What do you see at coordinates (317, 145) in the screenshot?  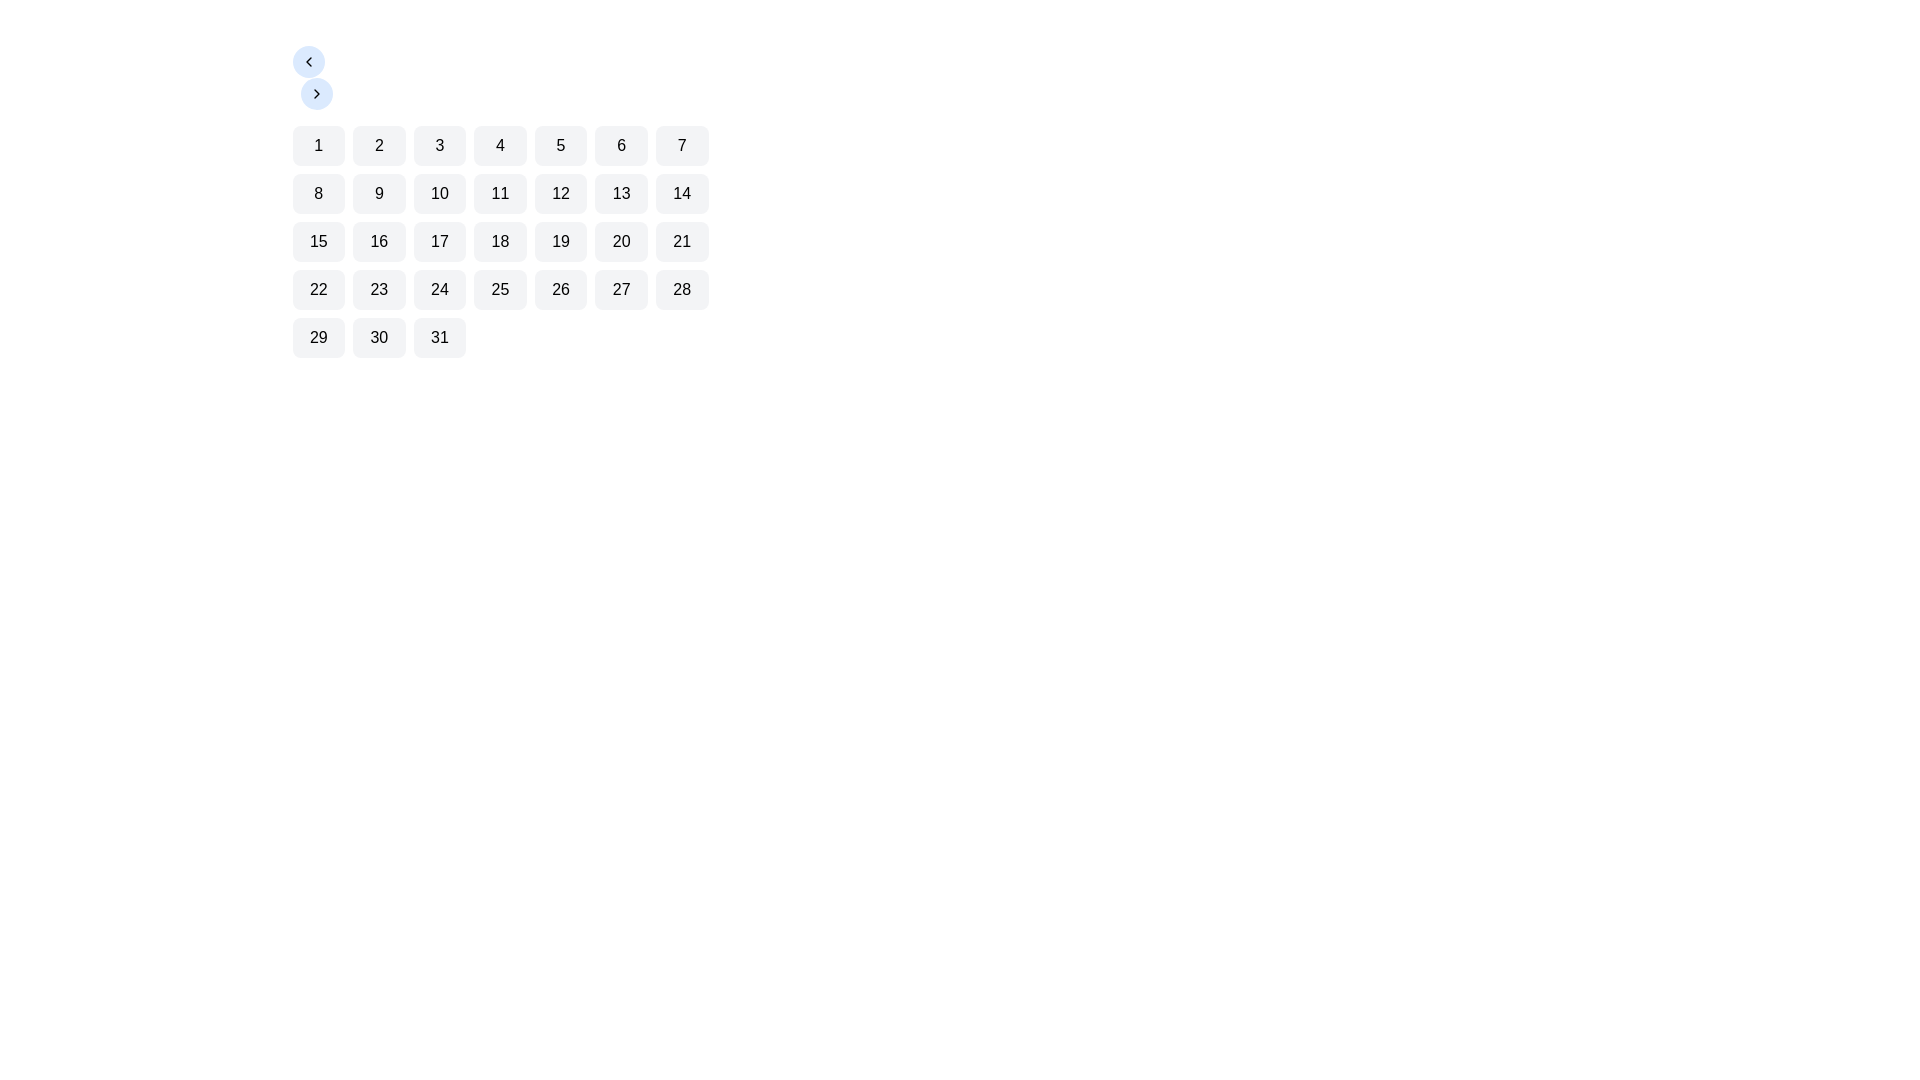 I see `the first grid item located` at bounding box center [317, 145].